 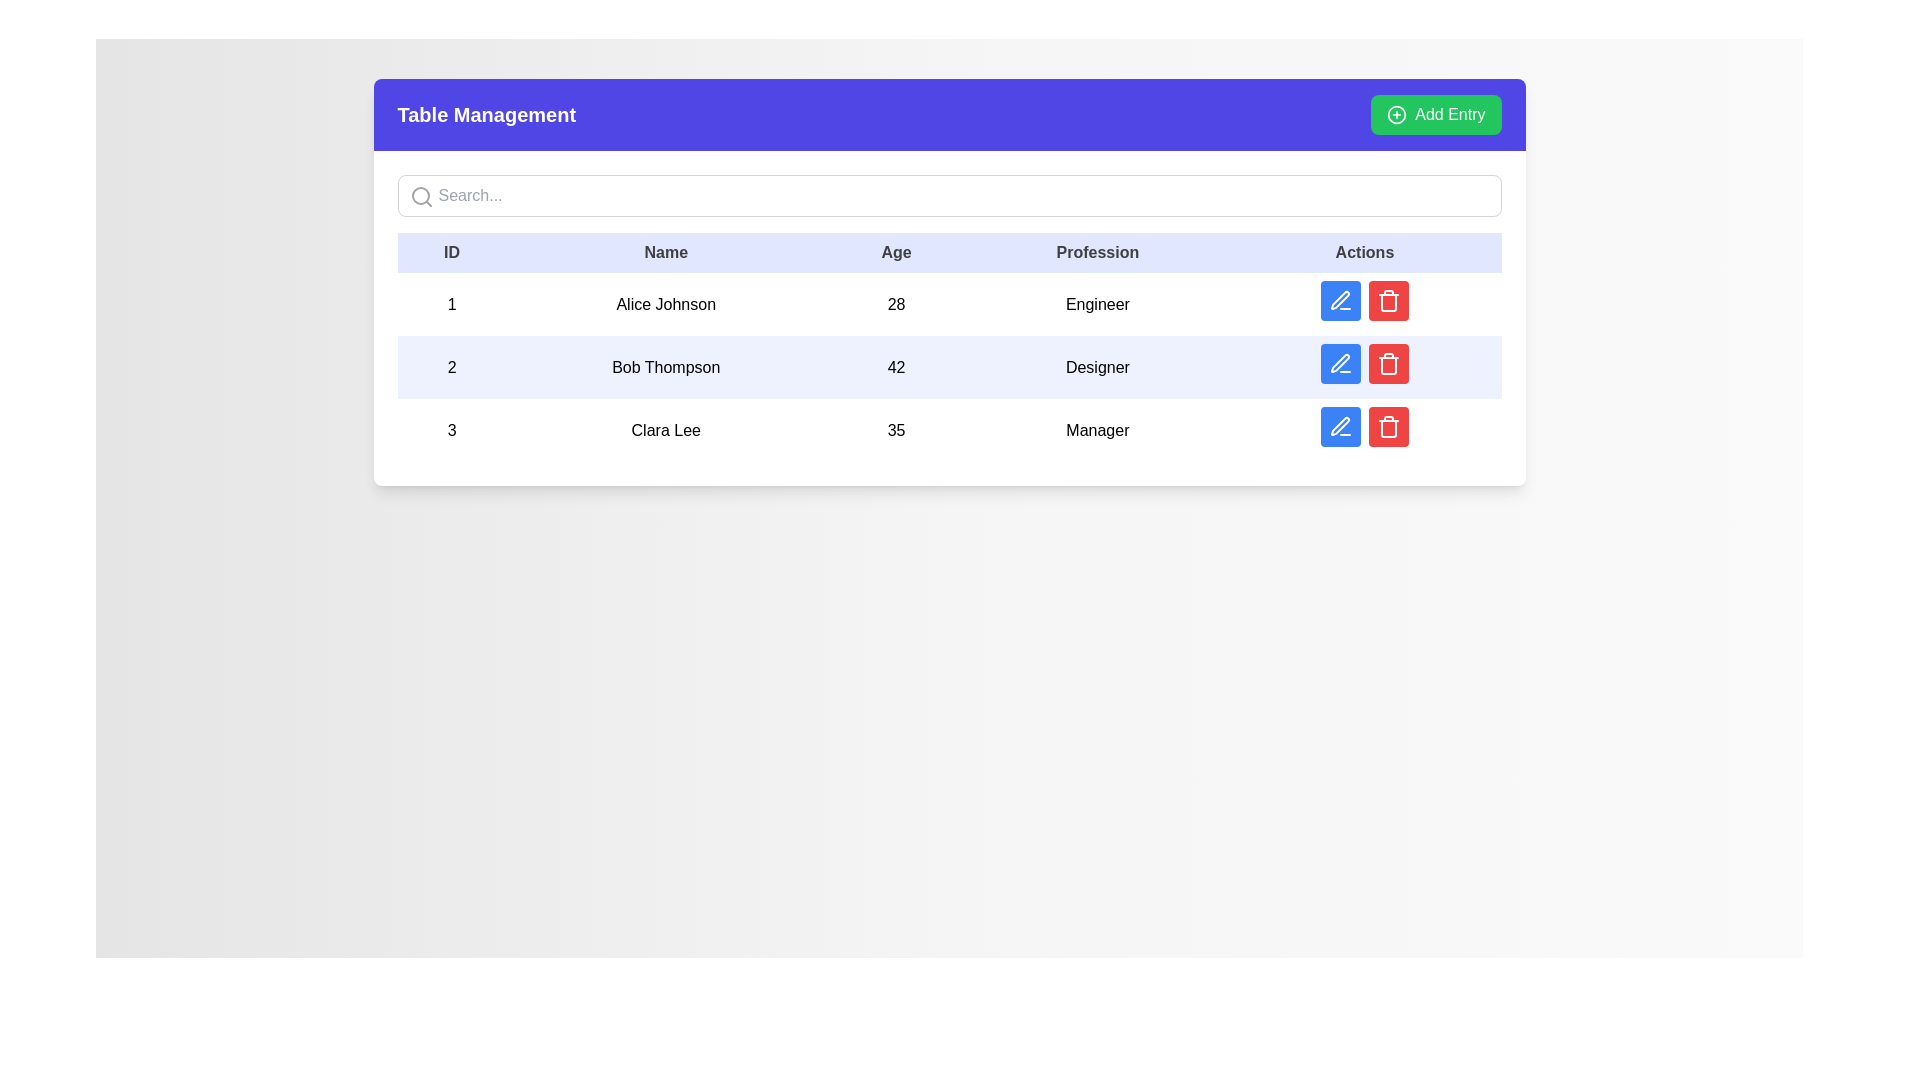 I want to click on value displayed in the Text label showing '28' under the 'Age' column for 'Alice Johnson' in the table, so click(x=895, y=304).